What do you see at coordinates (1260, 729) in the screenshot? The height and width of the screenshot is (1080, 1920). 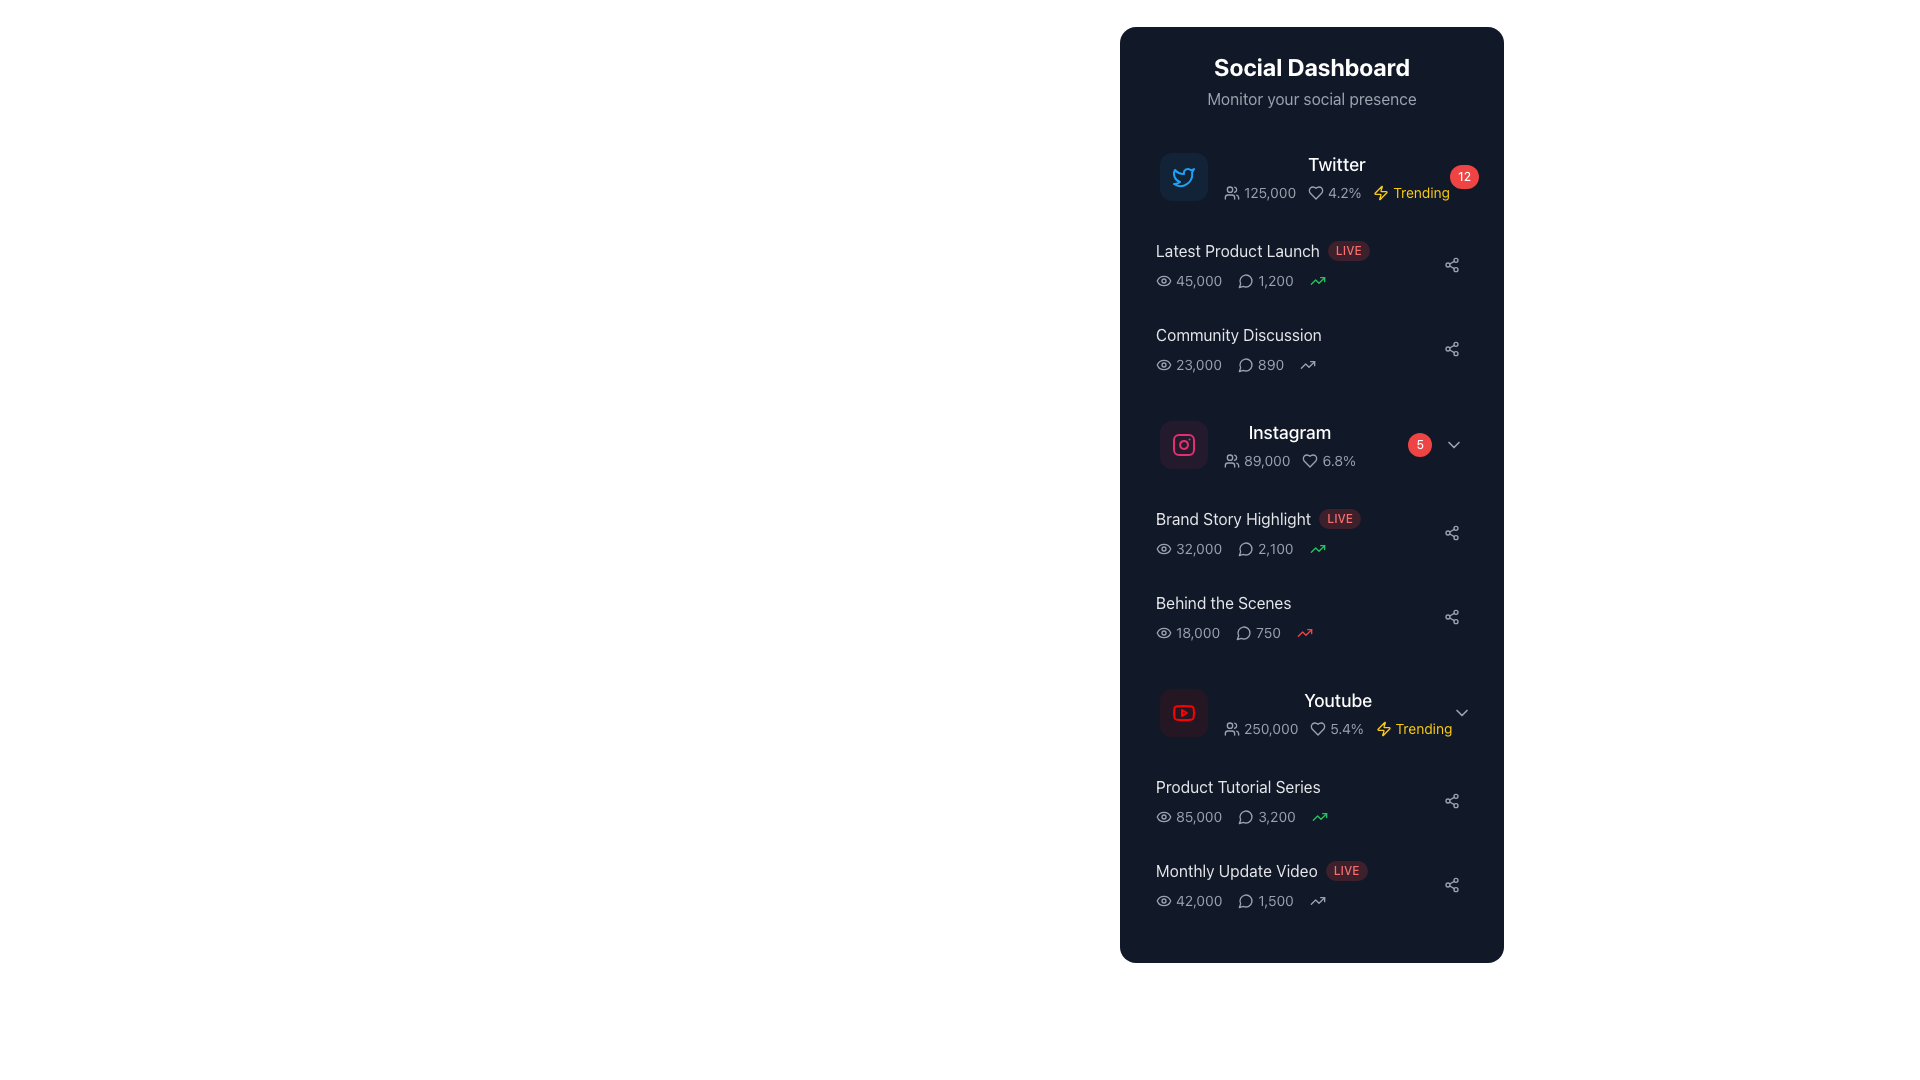 I see `the Text label displaying user-related statistics under the 'Youtube' label in the 'Social Dashboard', located to the left of the '5.4%' statistic` at bounding box center [1260, 729].